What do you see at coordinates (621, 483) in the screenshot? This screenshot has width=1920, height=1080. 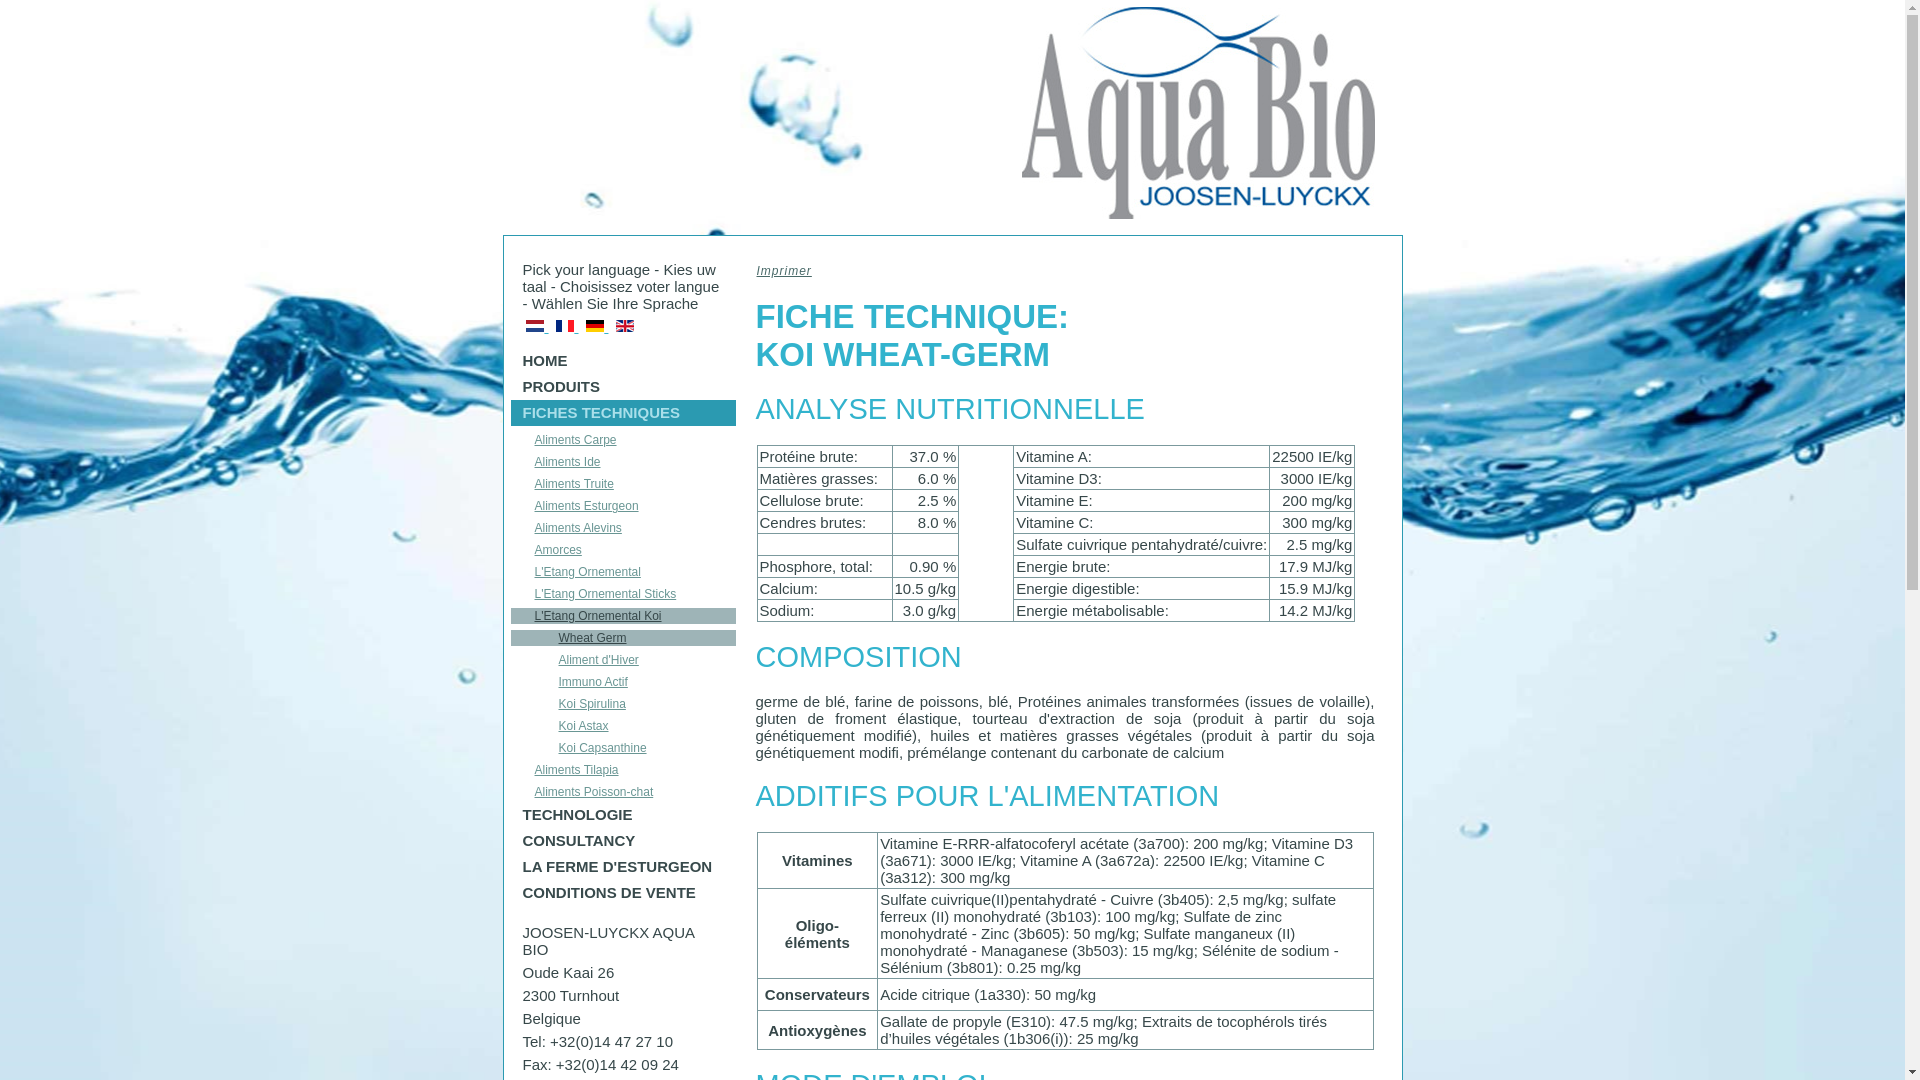 I see `'Aliments Truite'` at bounding box center [621, 483].